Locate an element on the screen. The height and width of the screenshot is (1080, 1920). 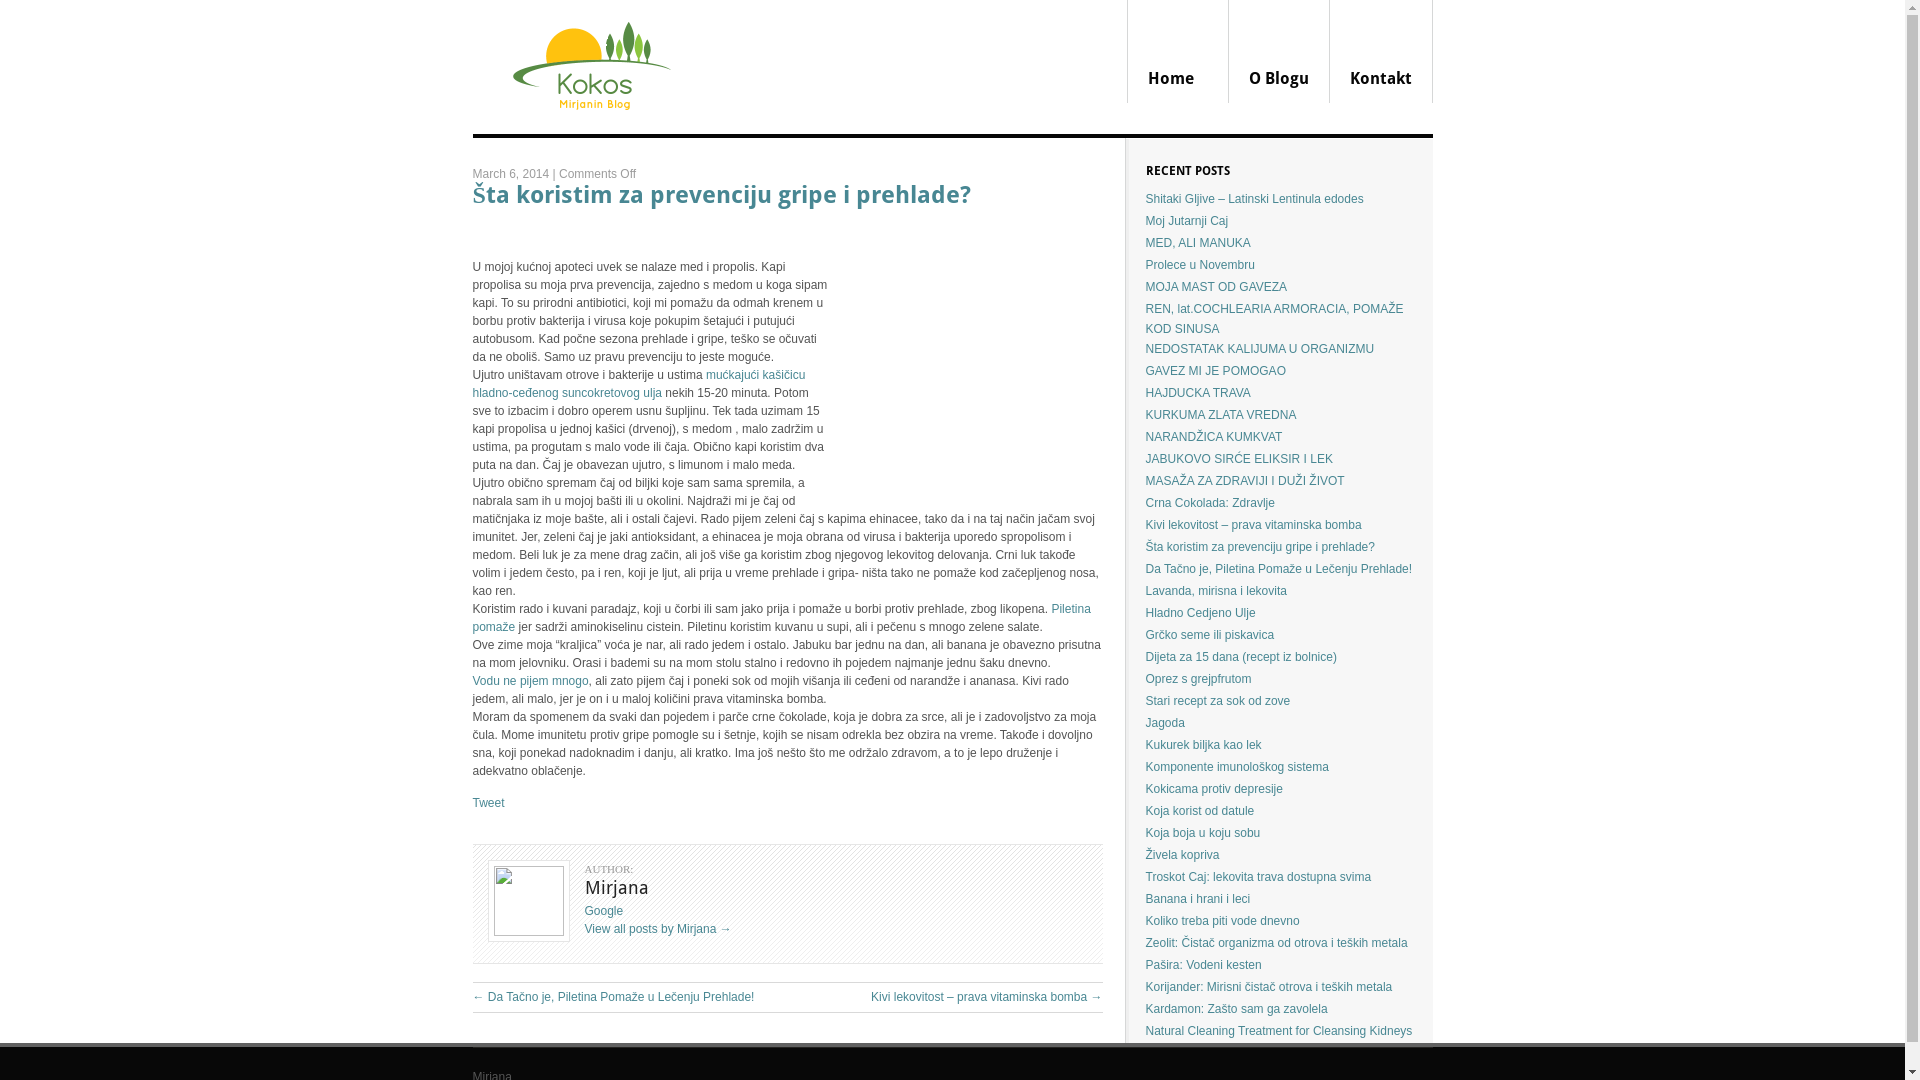
'Google' is located at coordinates (602, 910).